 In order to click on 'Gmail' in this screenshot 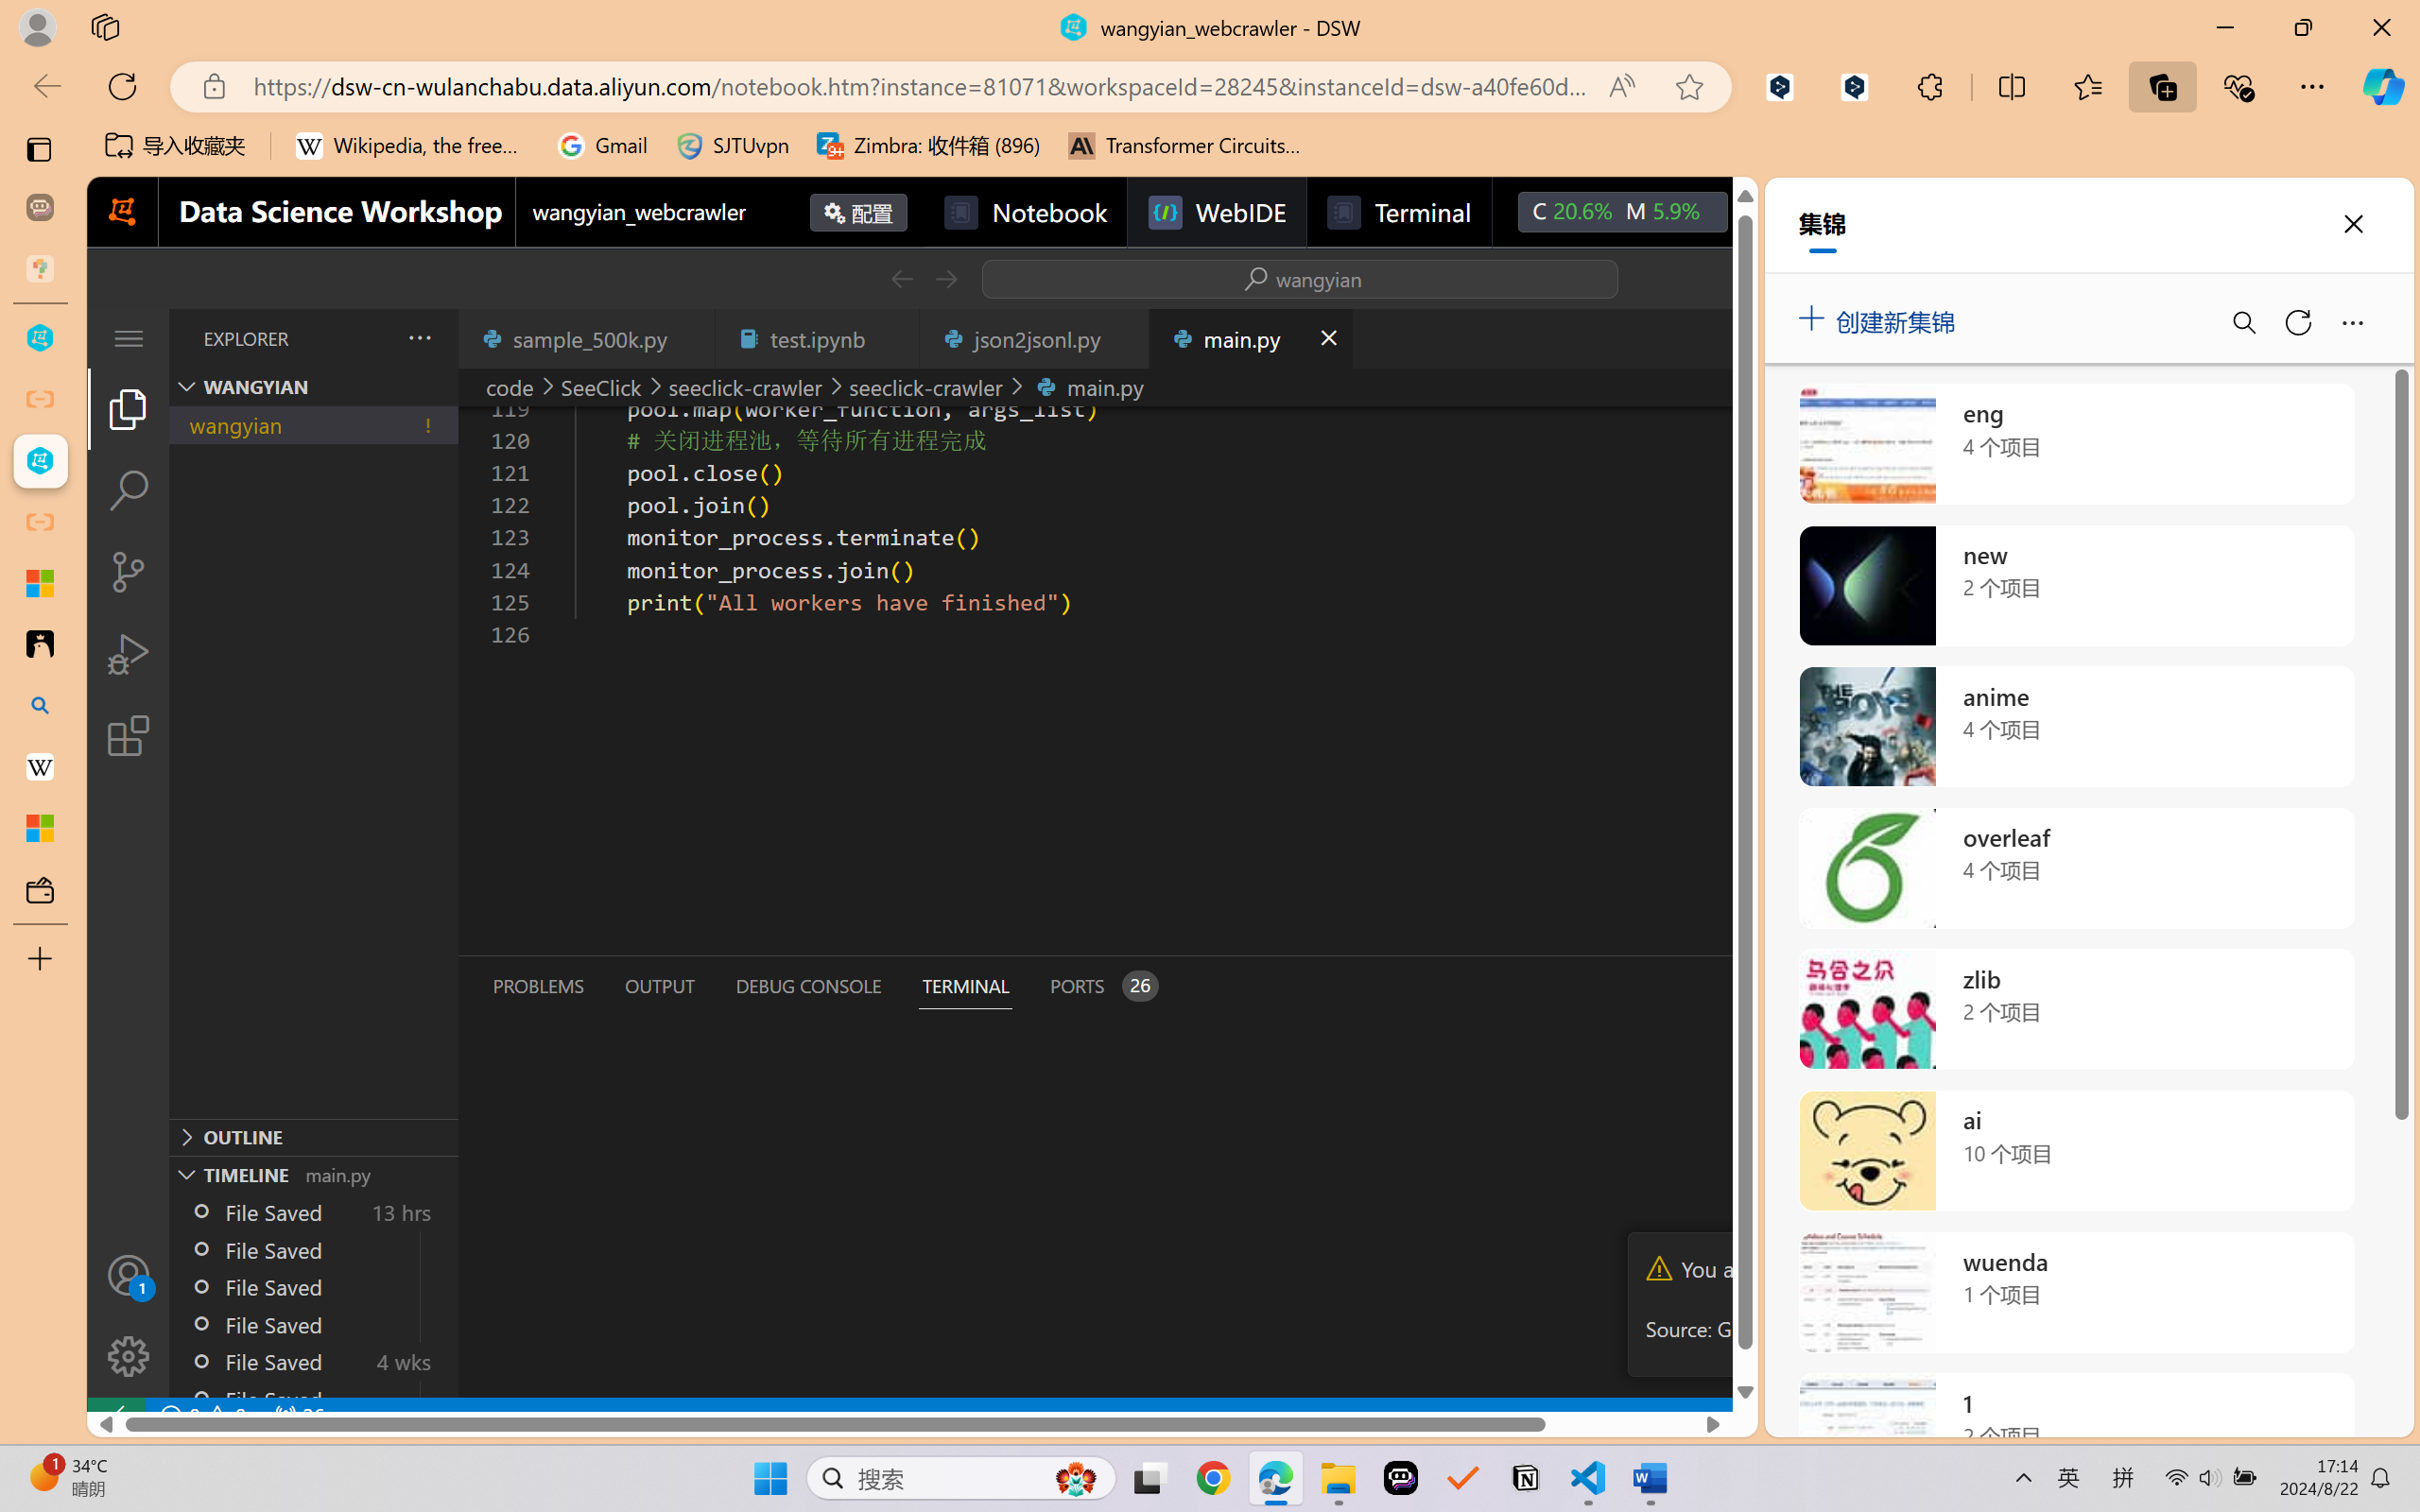, I will do `click(601, 145)`.